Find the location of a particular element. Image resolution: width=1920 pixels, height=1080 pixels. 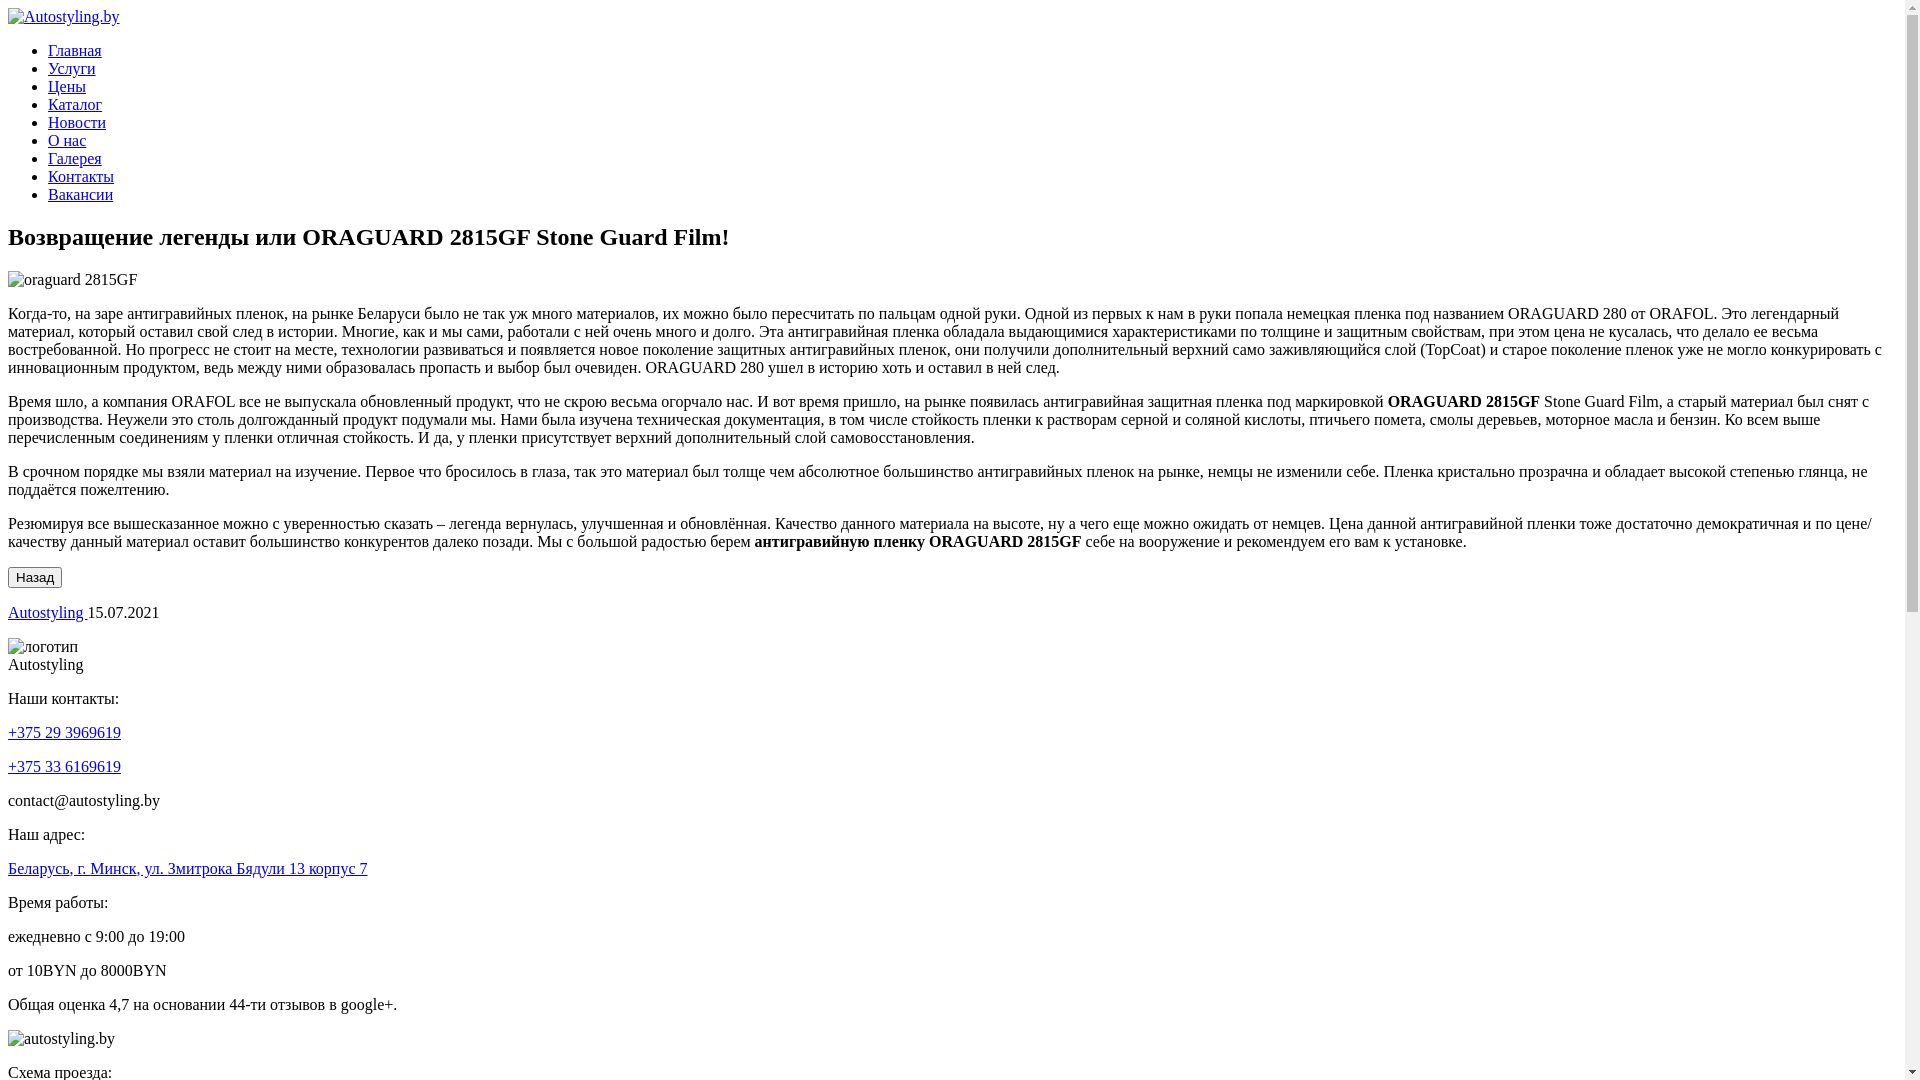

'+375 29 3969619' is located at coordinates (8, 732).